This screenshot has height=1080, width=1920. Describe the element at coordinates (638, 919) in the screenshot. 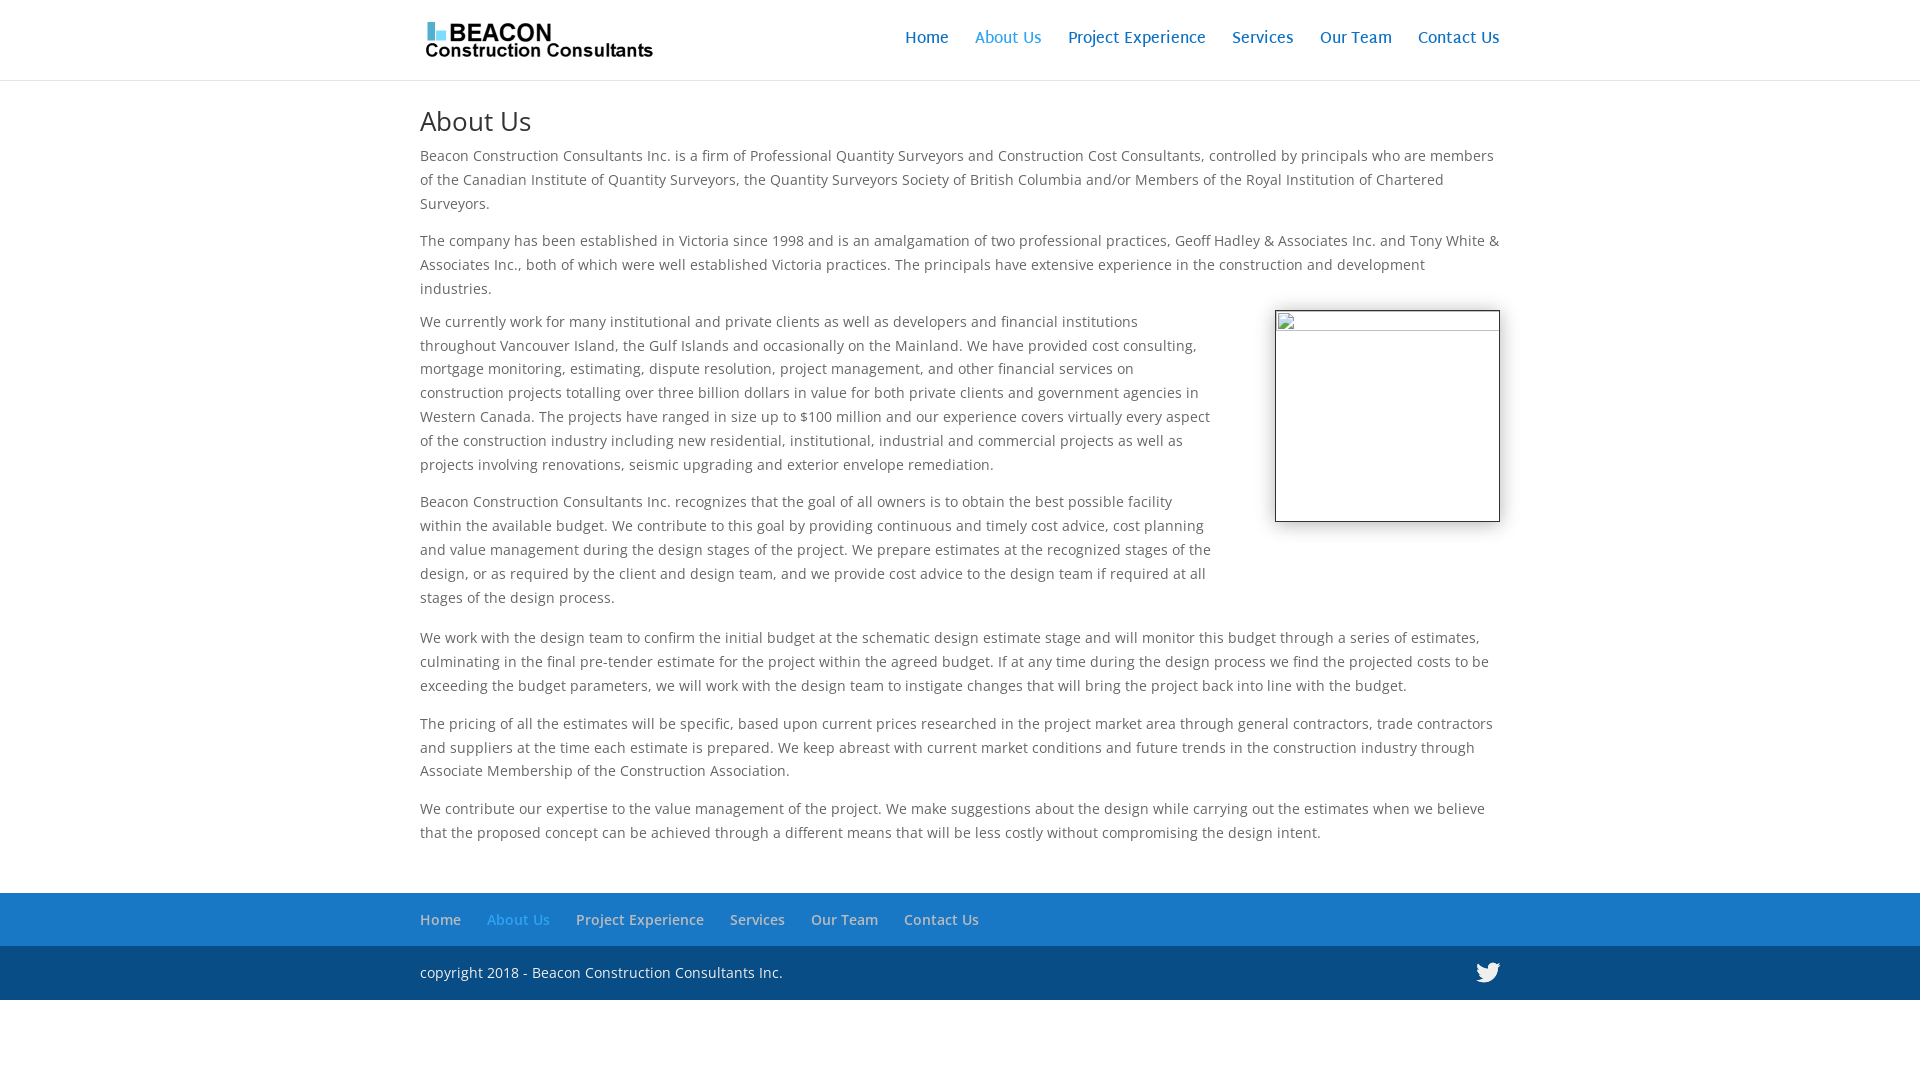

I see `'Project Experience'` at that location.